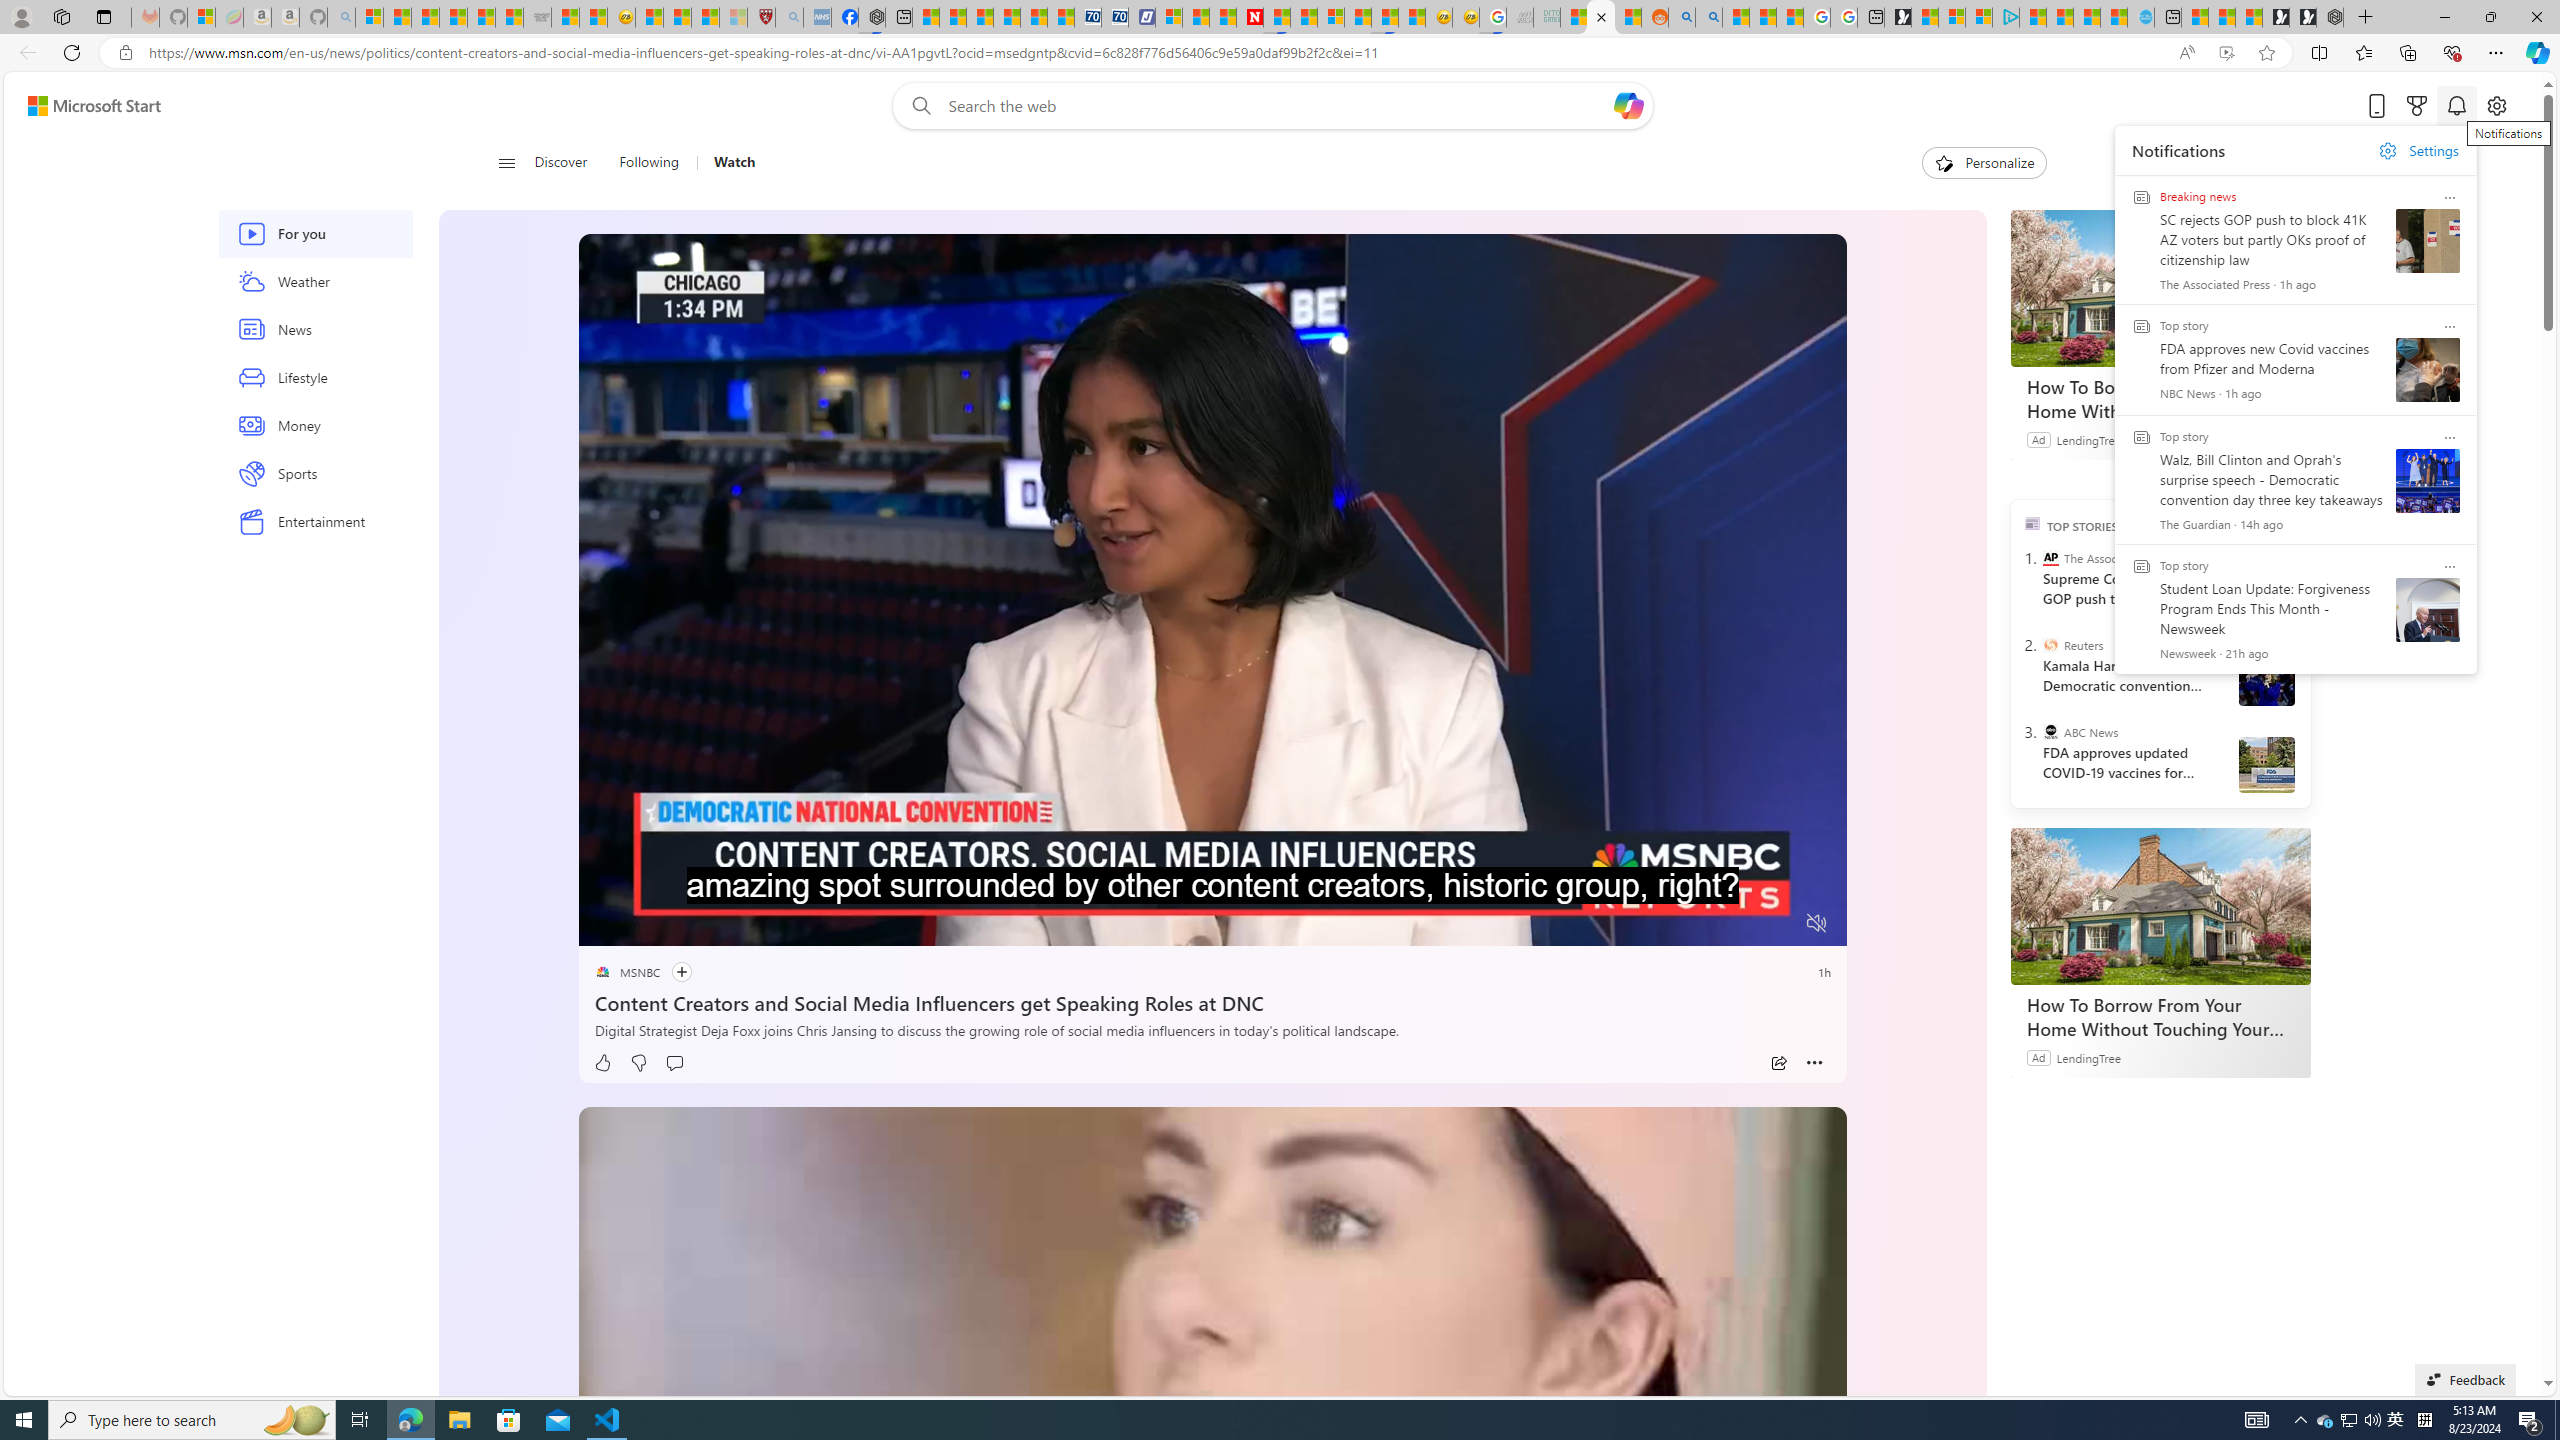  I want to click on 'Skip to content', so click(86, 104).